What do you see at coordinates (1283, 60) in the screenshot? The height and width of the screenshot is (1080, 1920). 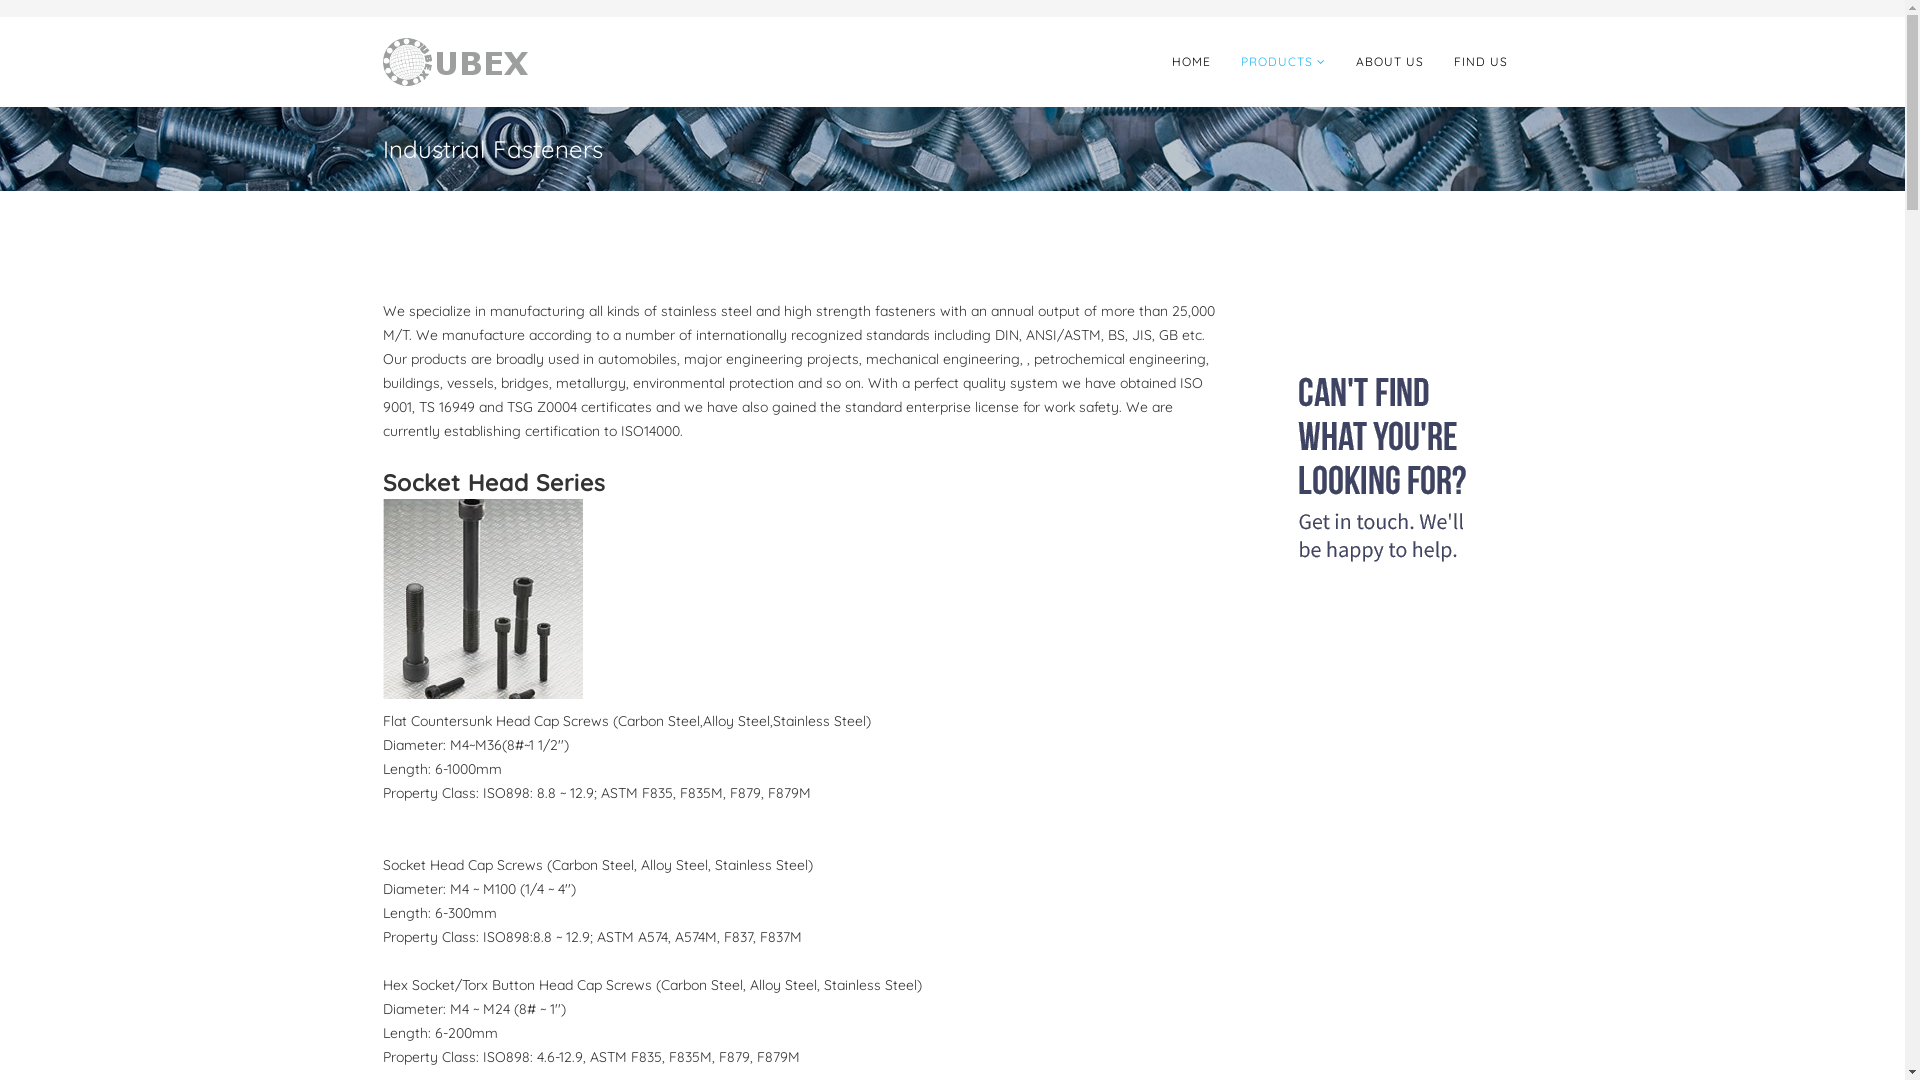 I see `'PRODUCTS'` at bounding box center [1283, 60].